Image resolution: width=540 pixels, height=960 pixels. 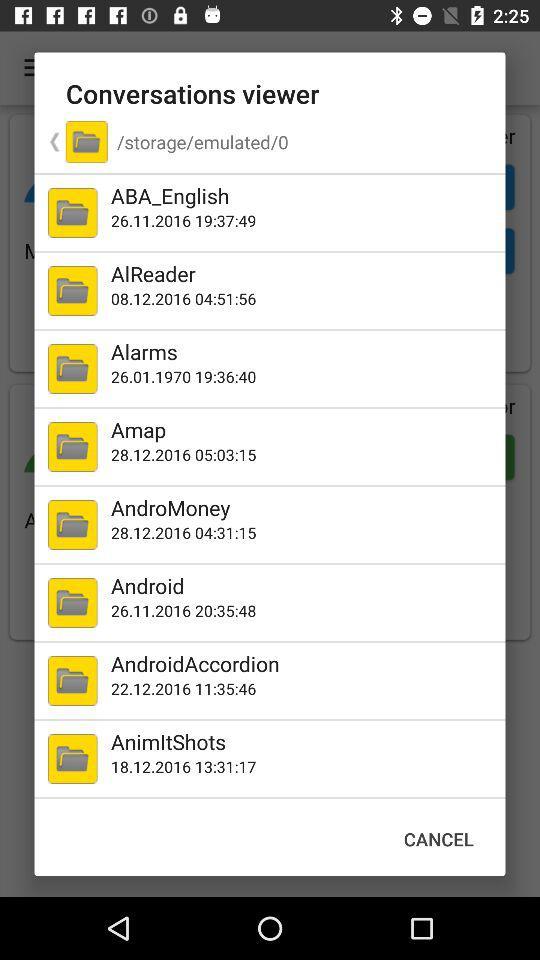 What do you see at coordinates (303, 740) in the screenshot?
I see `animitshots item` at bounding box center [303, 740].